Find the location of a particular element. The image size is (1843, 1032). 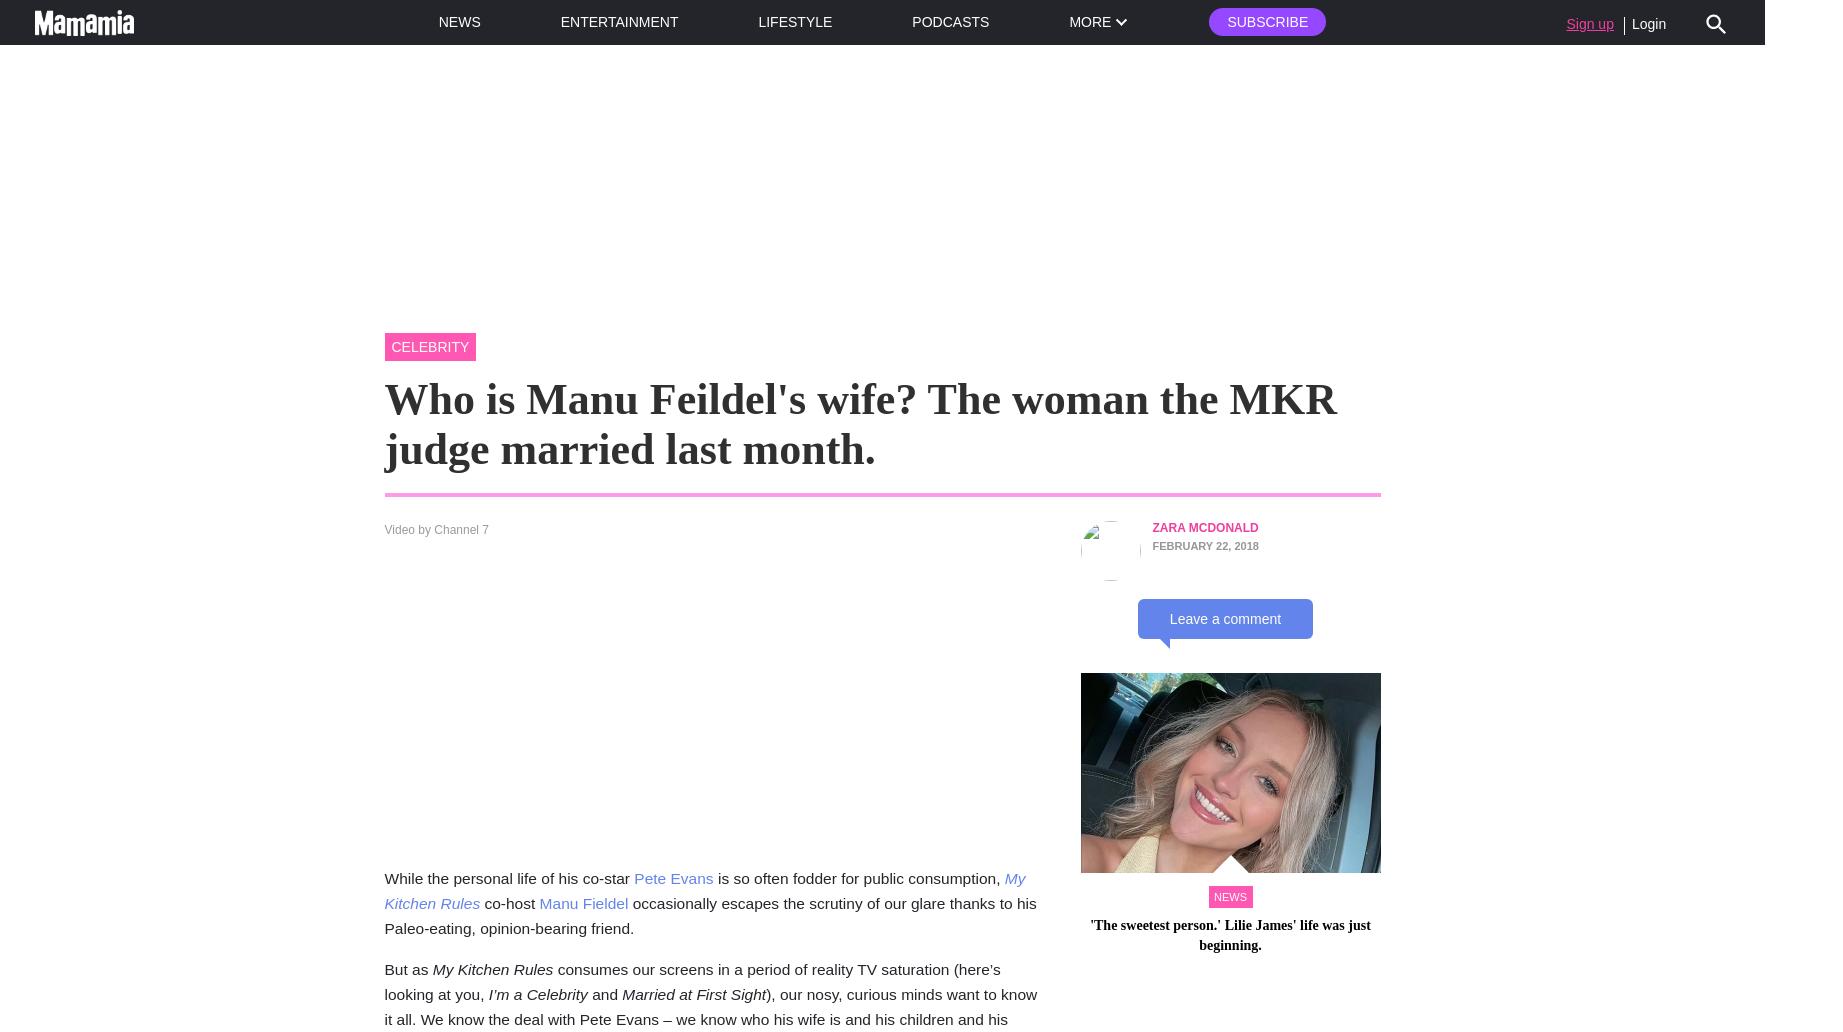

'But as' is located at coordinates (408, 967).